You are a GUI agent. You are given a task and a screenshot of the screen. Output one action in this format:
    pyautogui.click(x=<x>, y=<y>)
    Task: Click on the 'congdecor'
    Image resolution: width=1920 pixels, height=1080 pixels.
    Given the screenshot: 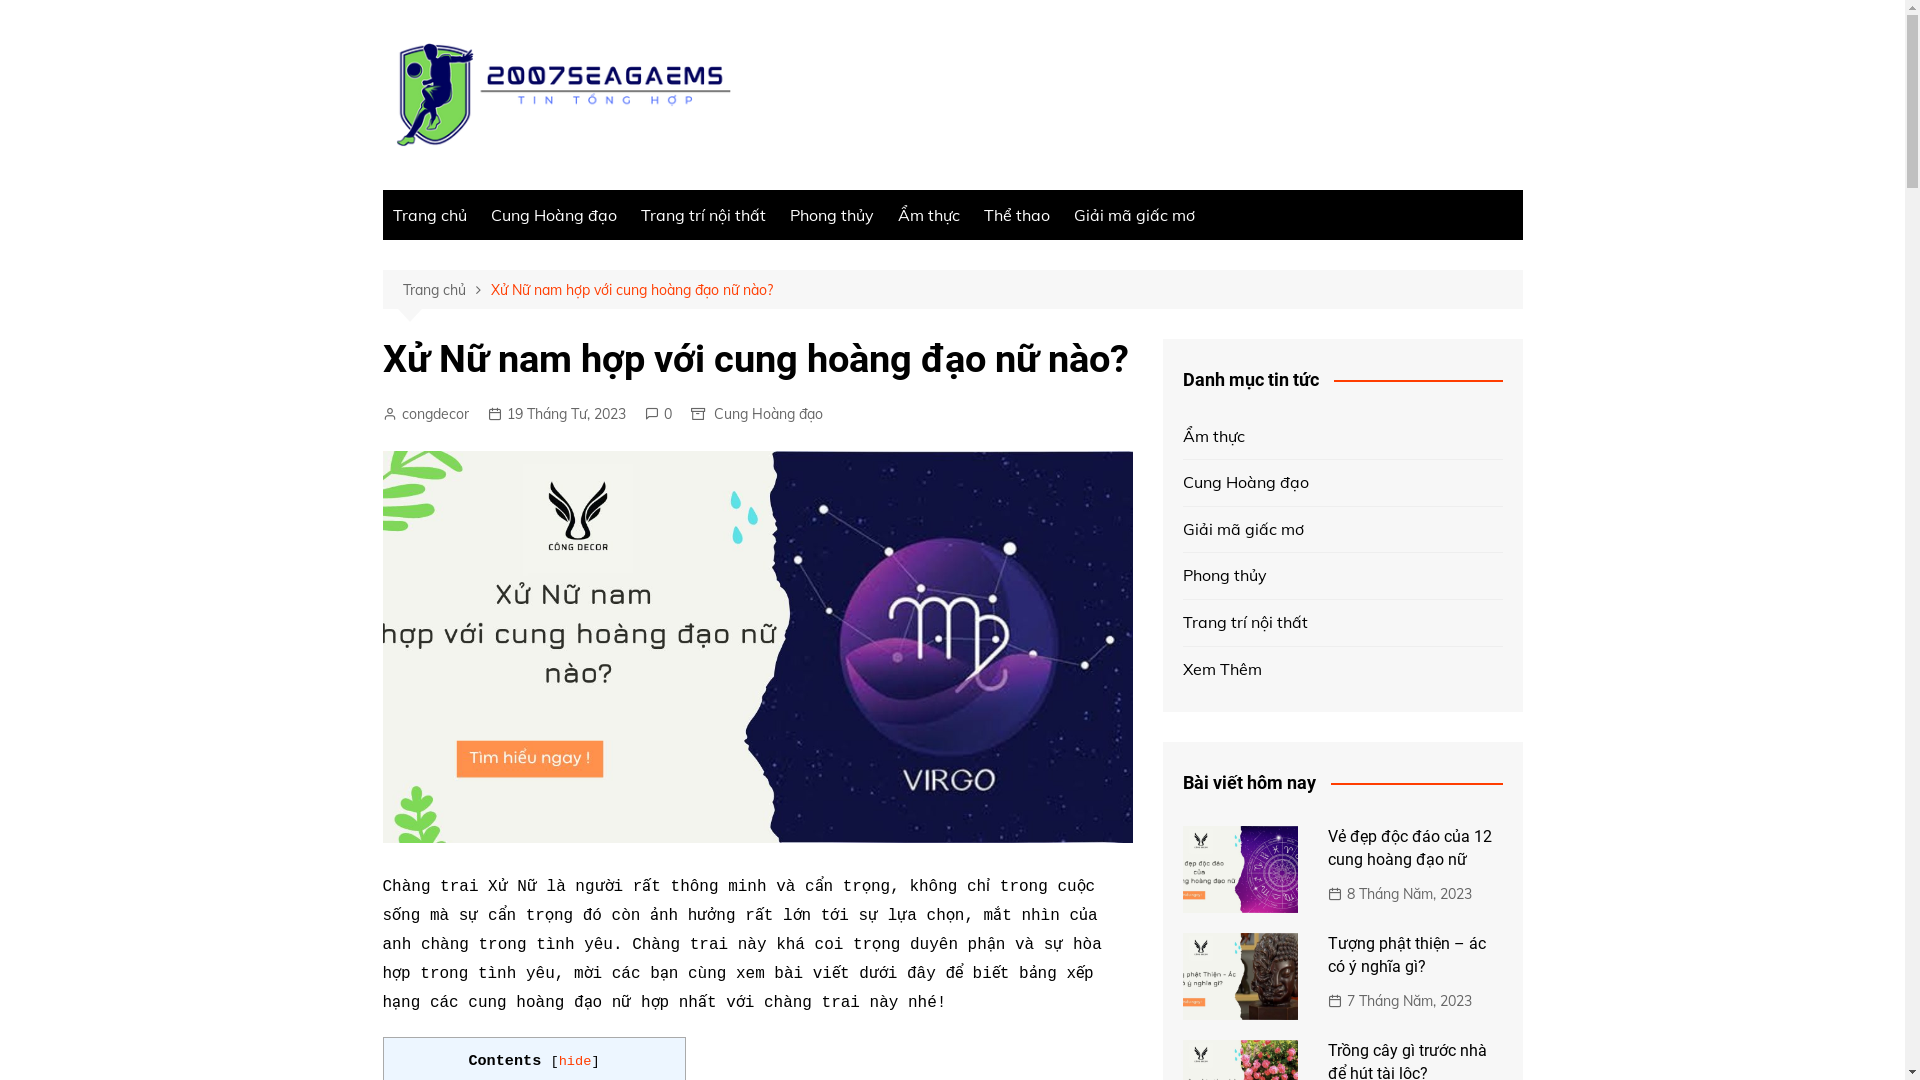 What is the action you would take?
    pyautogui.click(x=424, y=412)
    